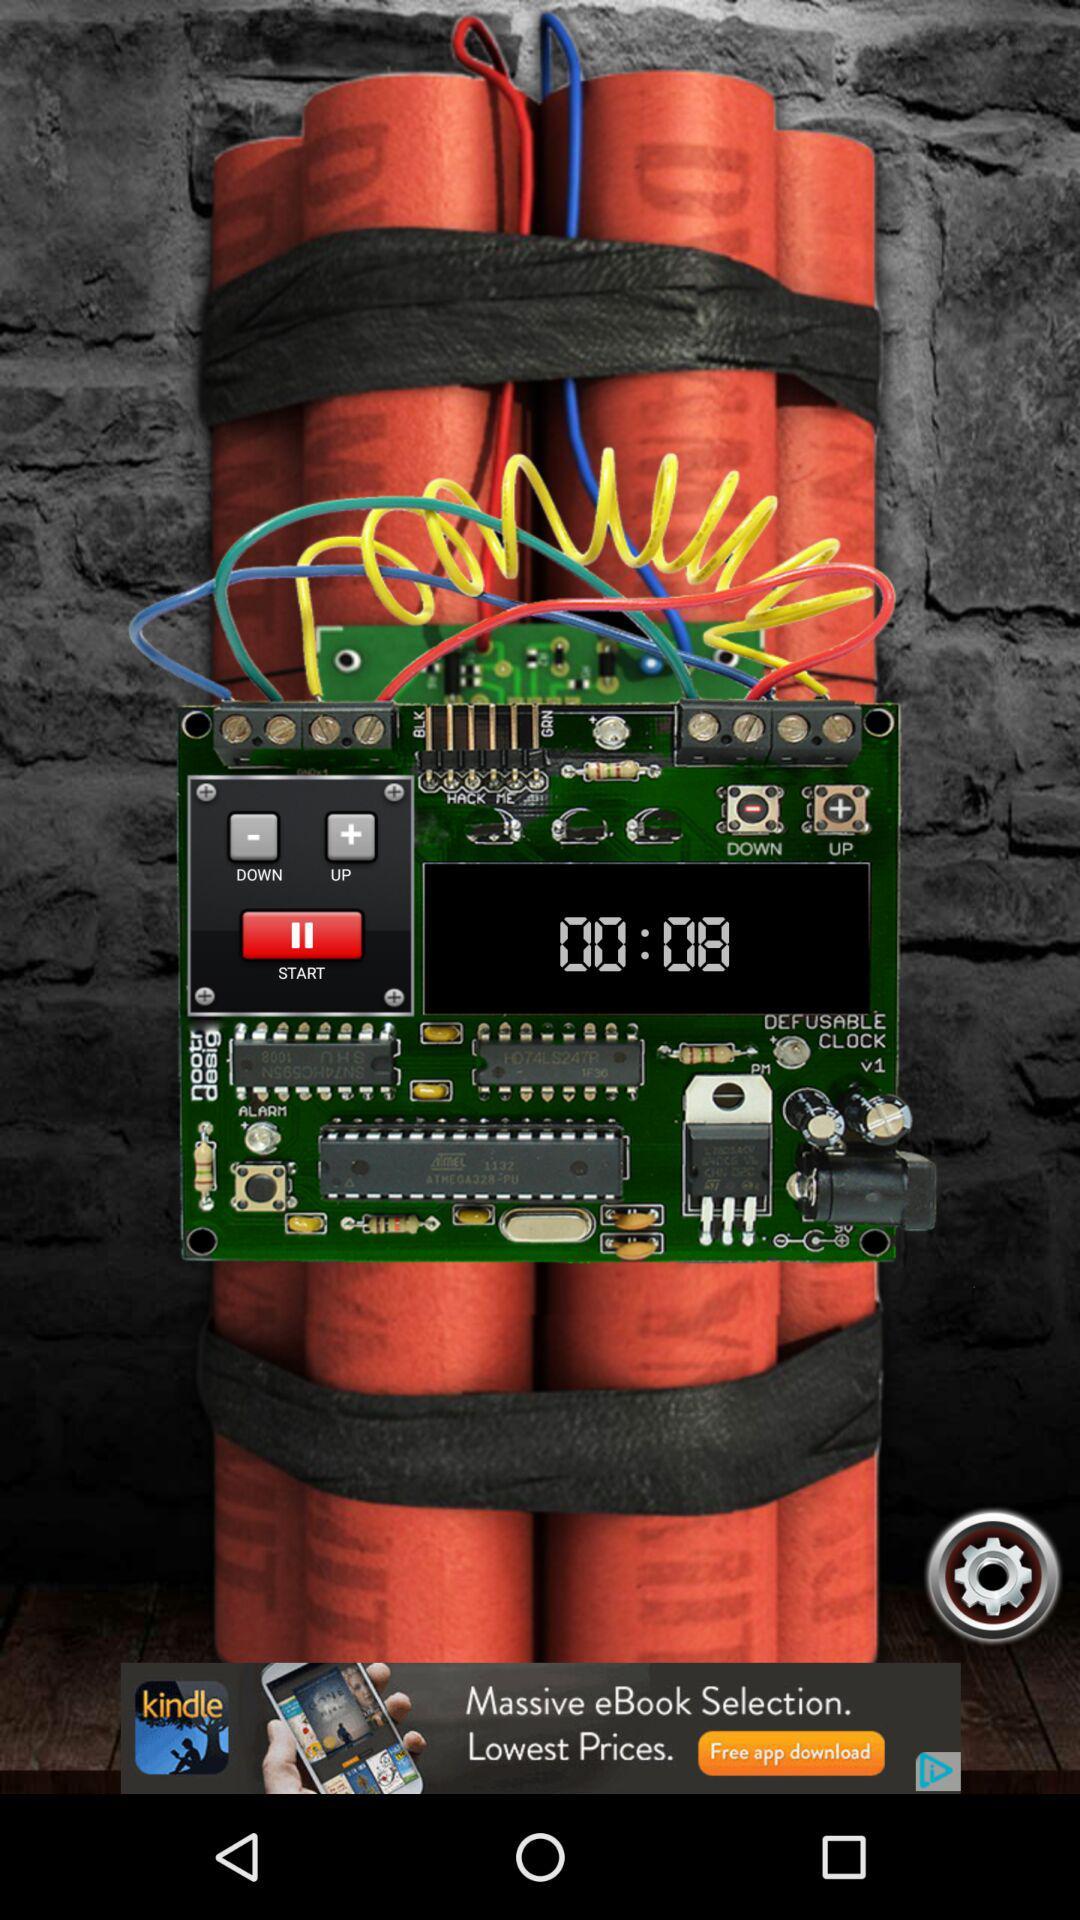 The height and width of the screenshot is (1920, 1080). Describe the element at coordinates (302, 1005) in the screenshot. I see `the pause icon` at that location.